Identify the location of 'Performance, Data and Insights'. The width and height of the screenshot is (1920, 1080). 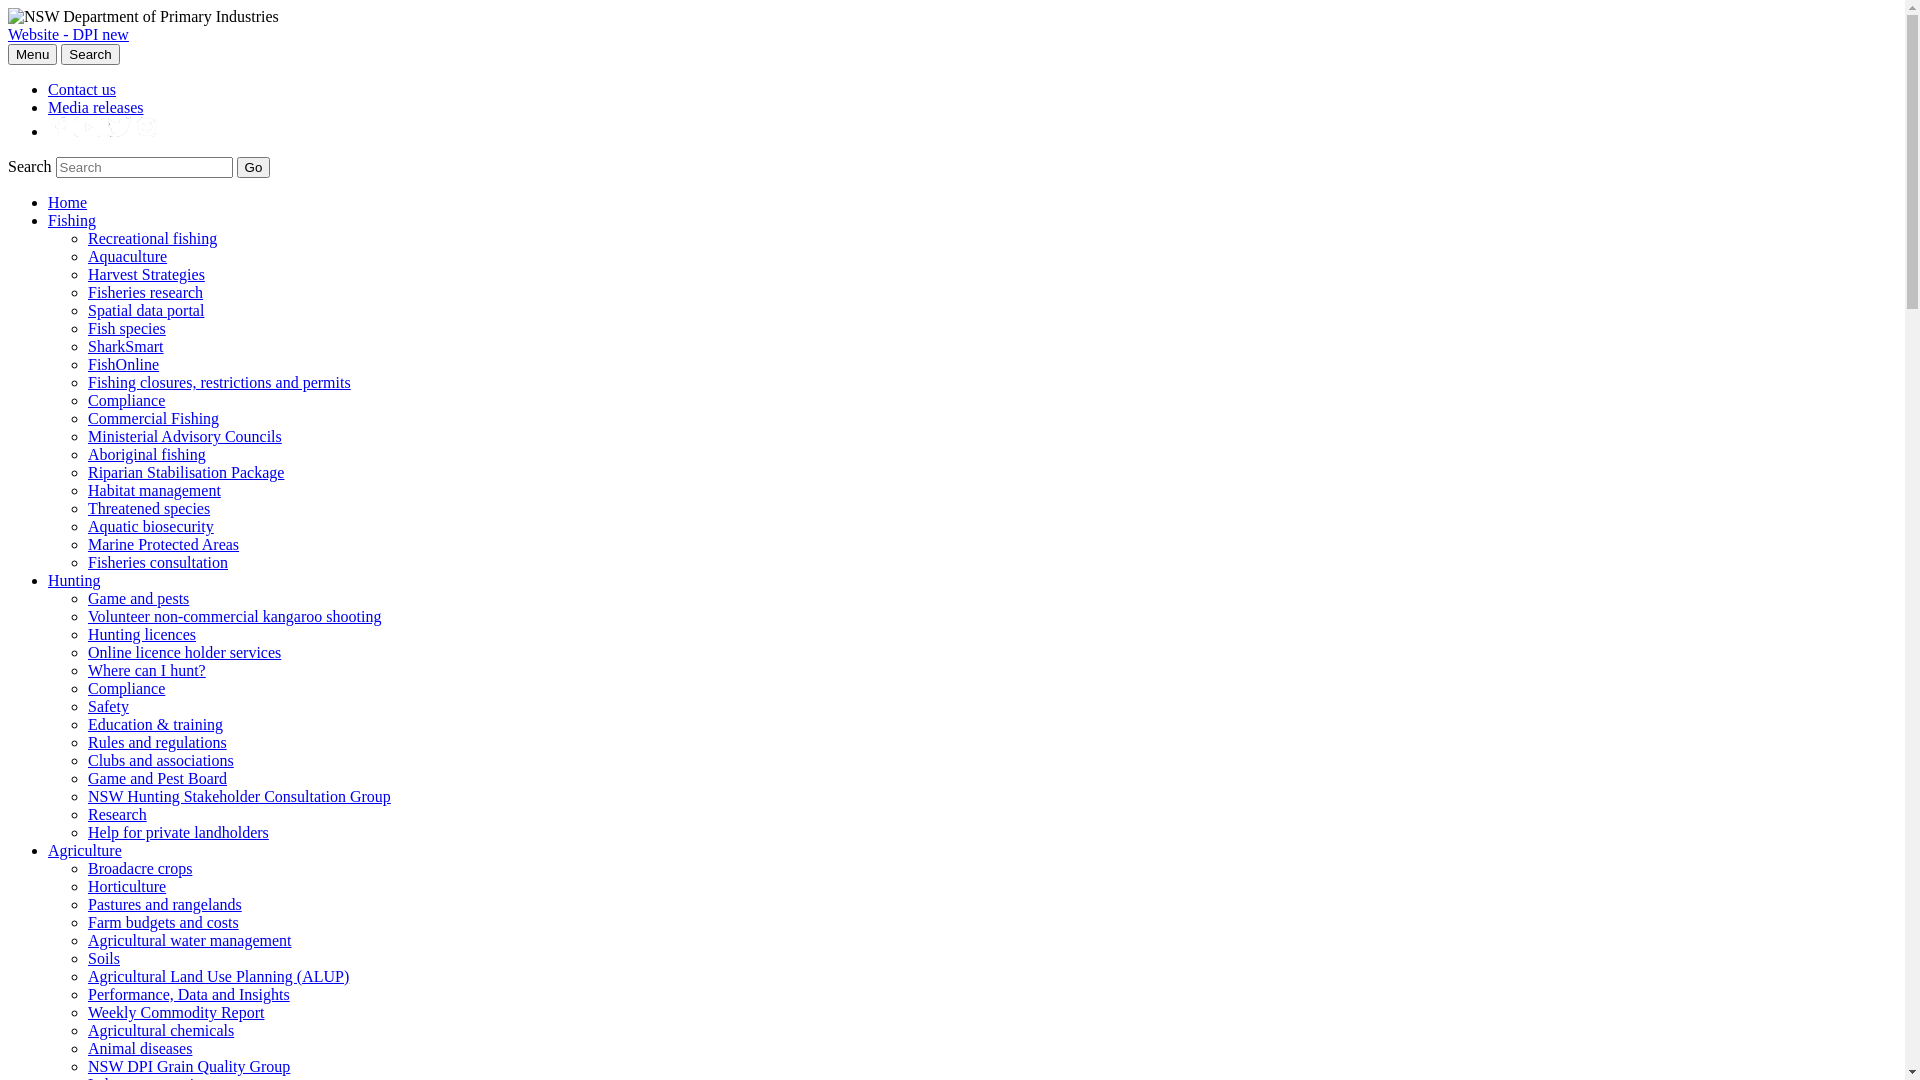
(86, 994).